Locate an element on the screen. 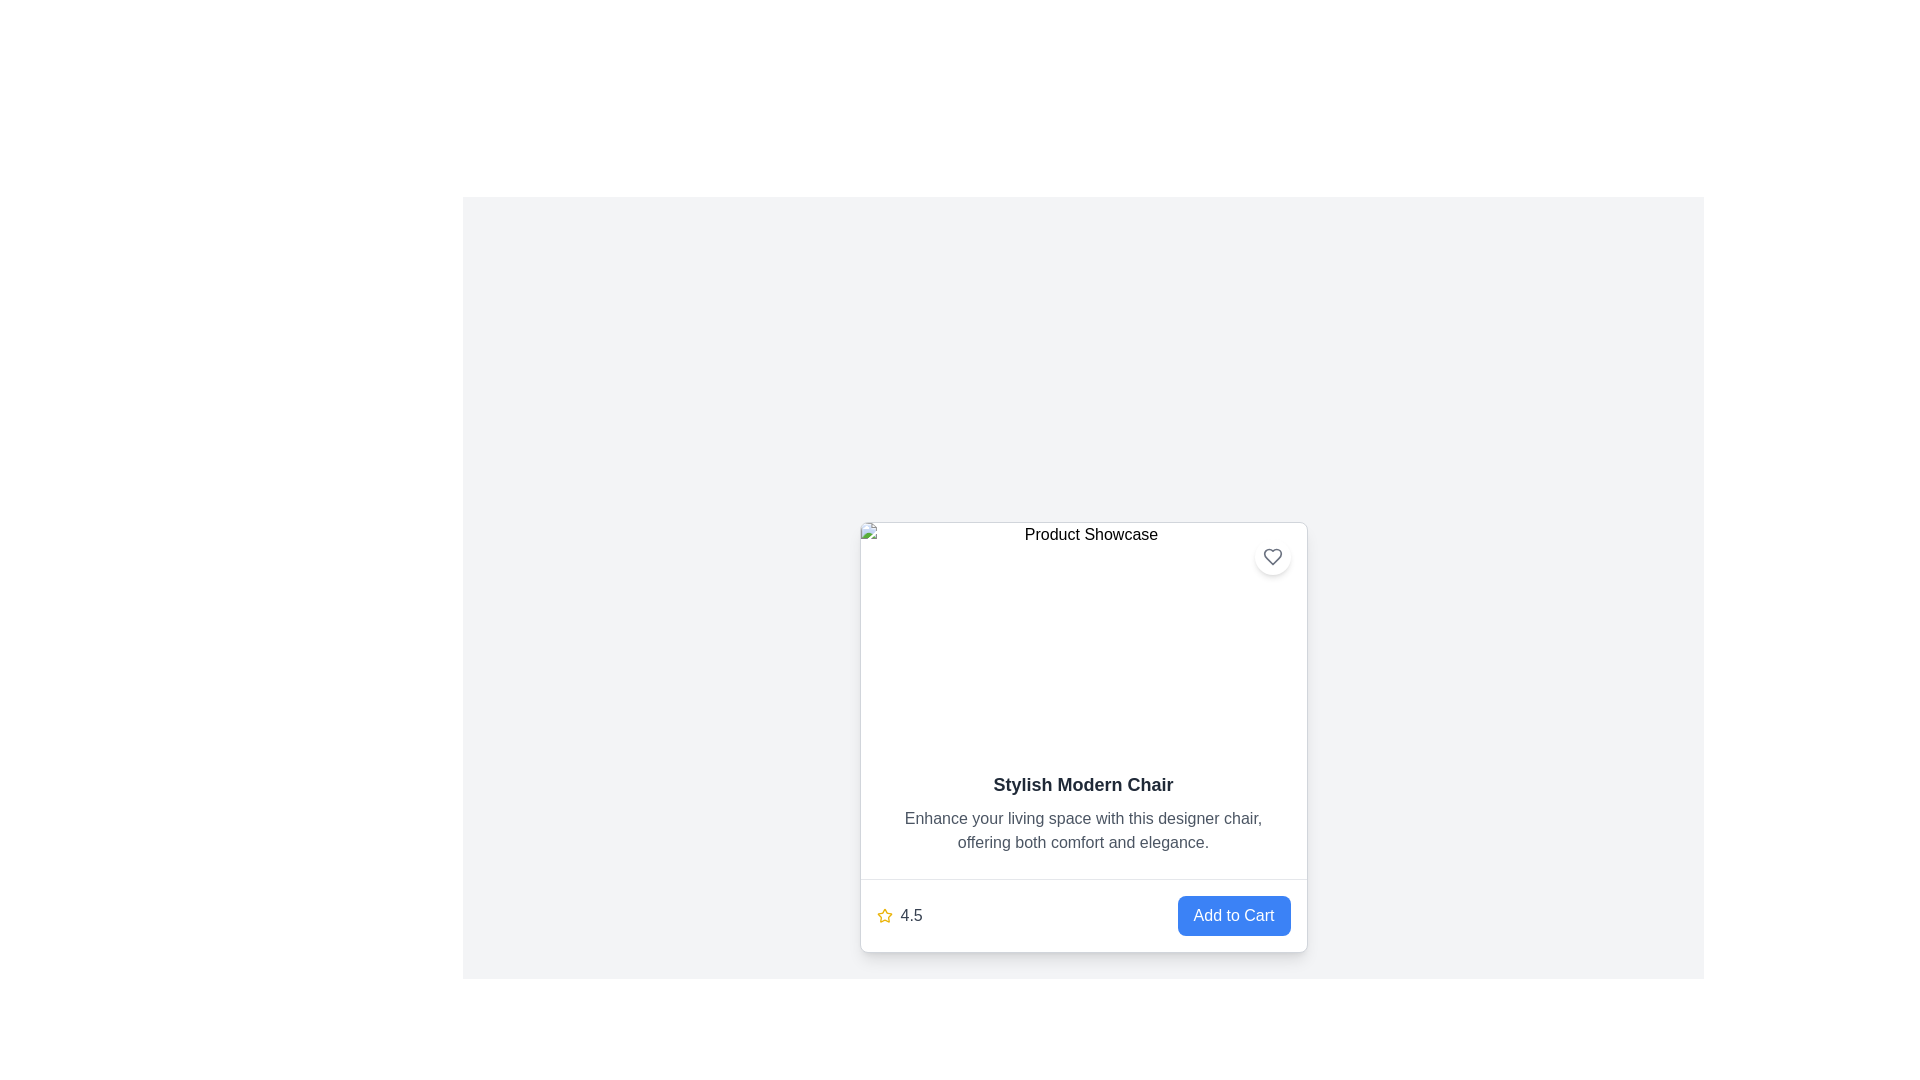  the 'Add to Cart' button located in the bottom-right section of the card layout to observe visual feedback is located at coordinates (1232, 915).